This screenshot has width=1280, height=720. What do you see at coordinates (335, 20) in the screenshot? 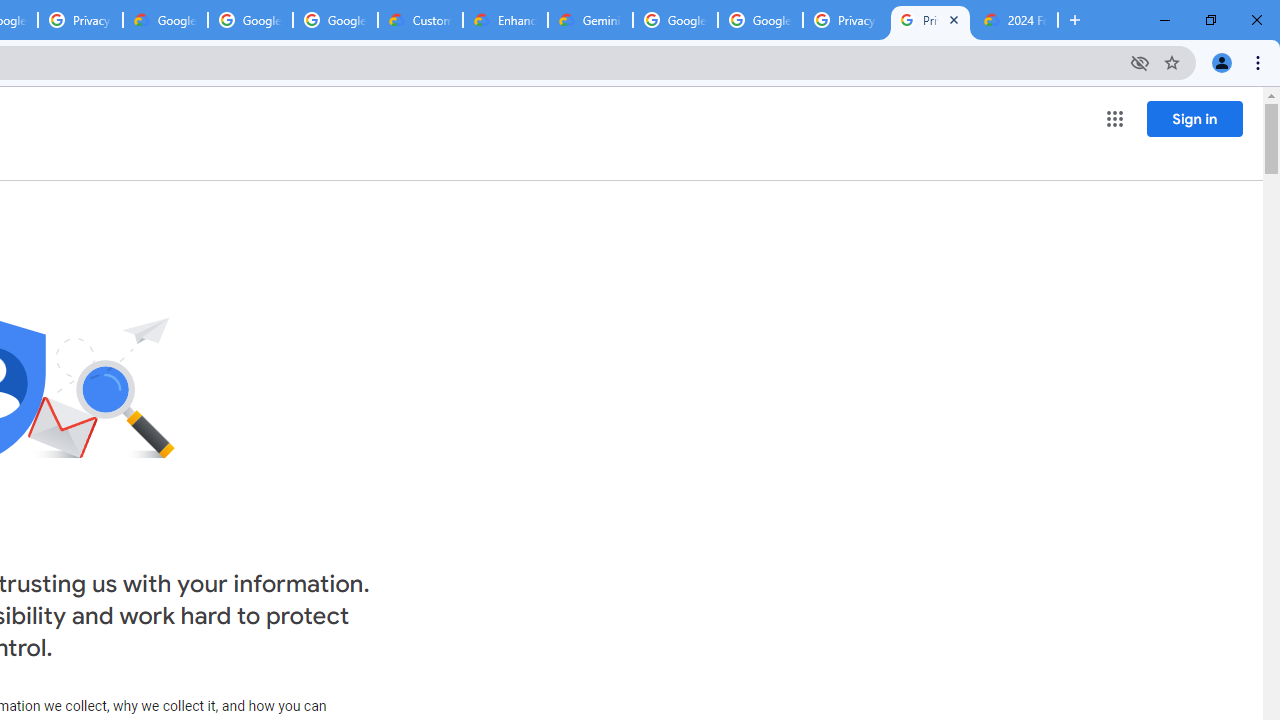
I see `'Google Workspace - Specific Terms'` at bounding box center [335, 20].